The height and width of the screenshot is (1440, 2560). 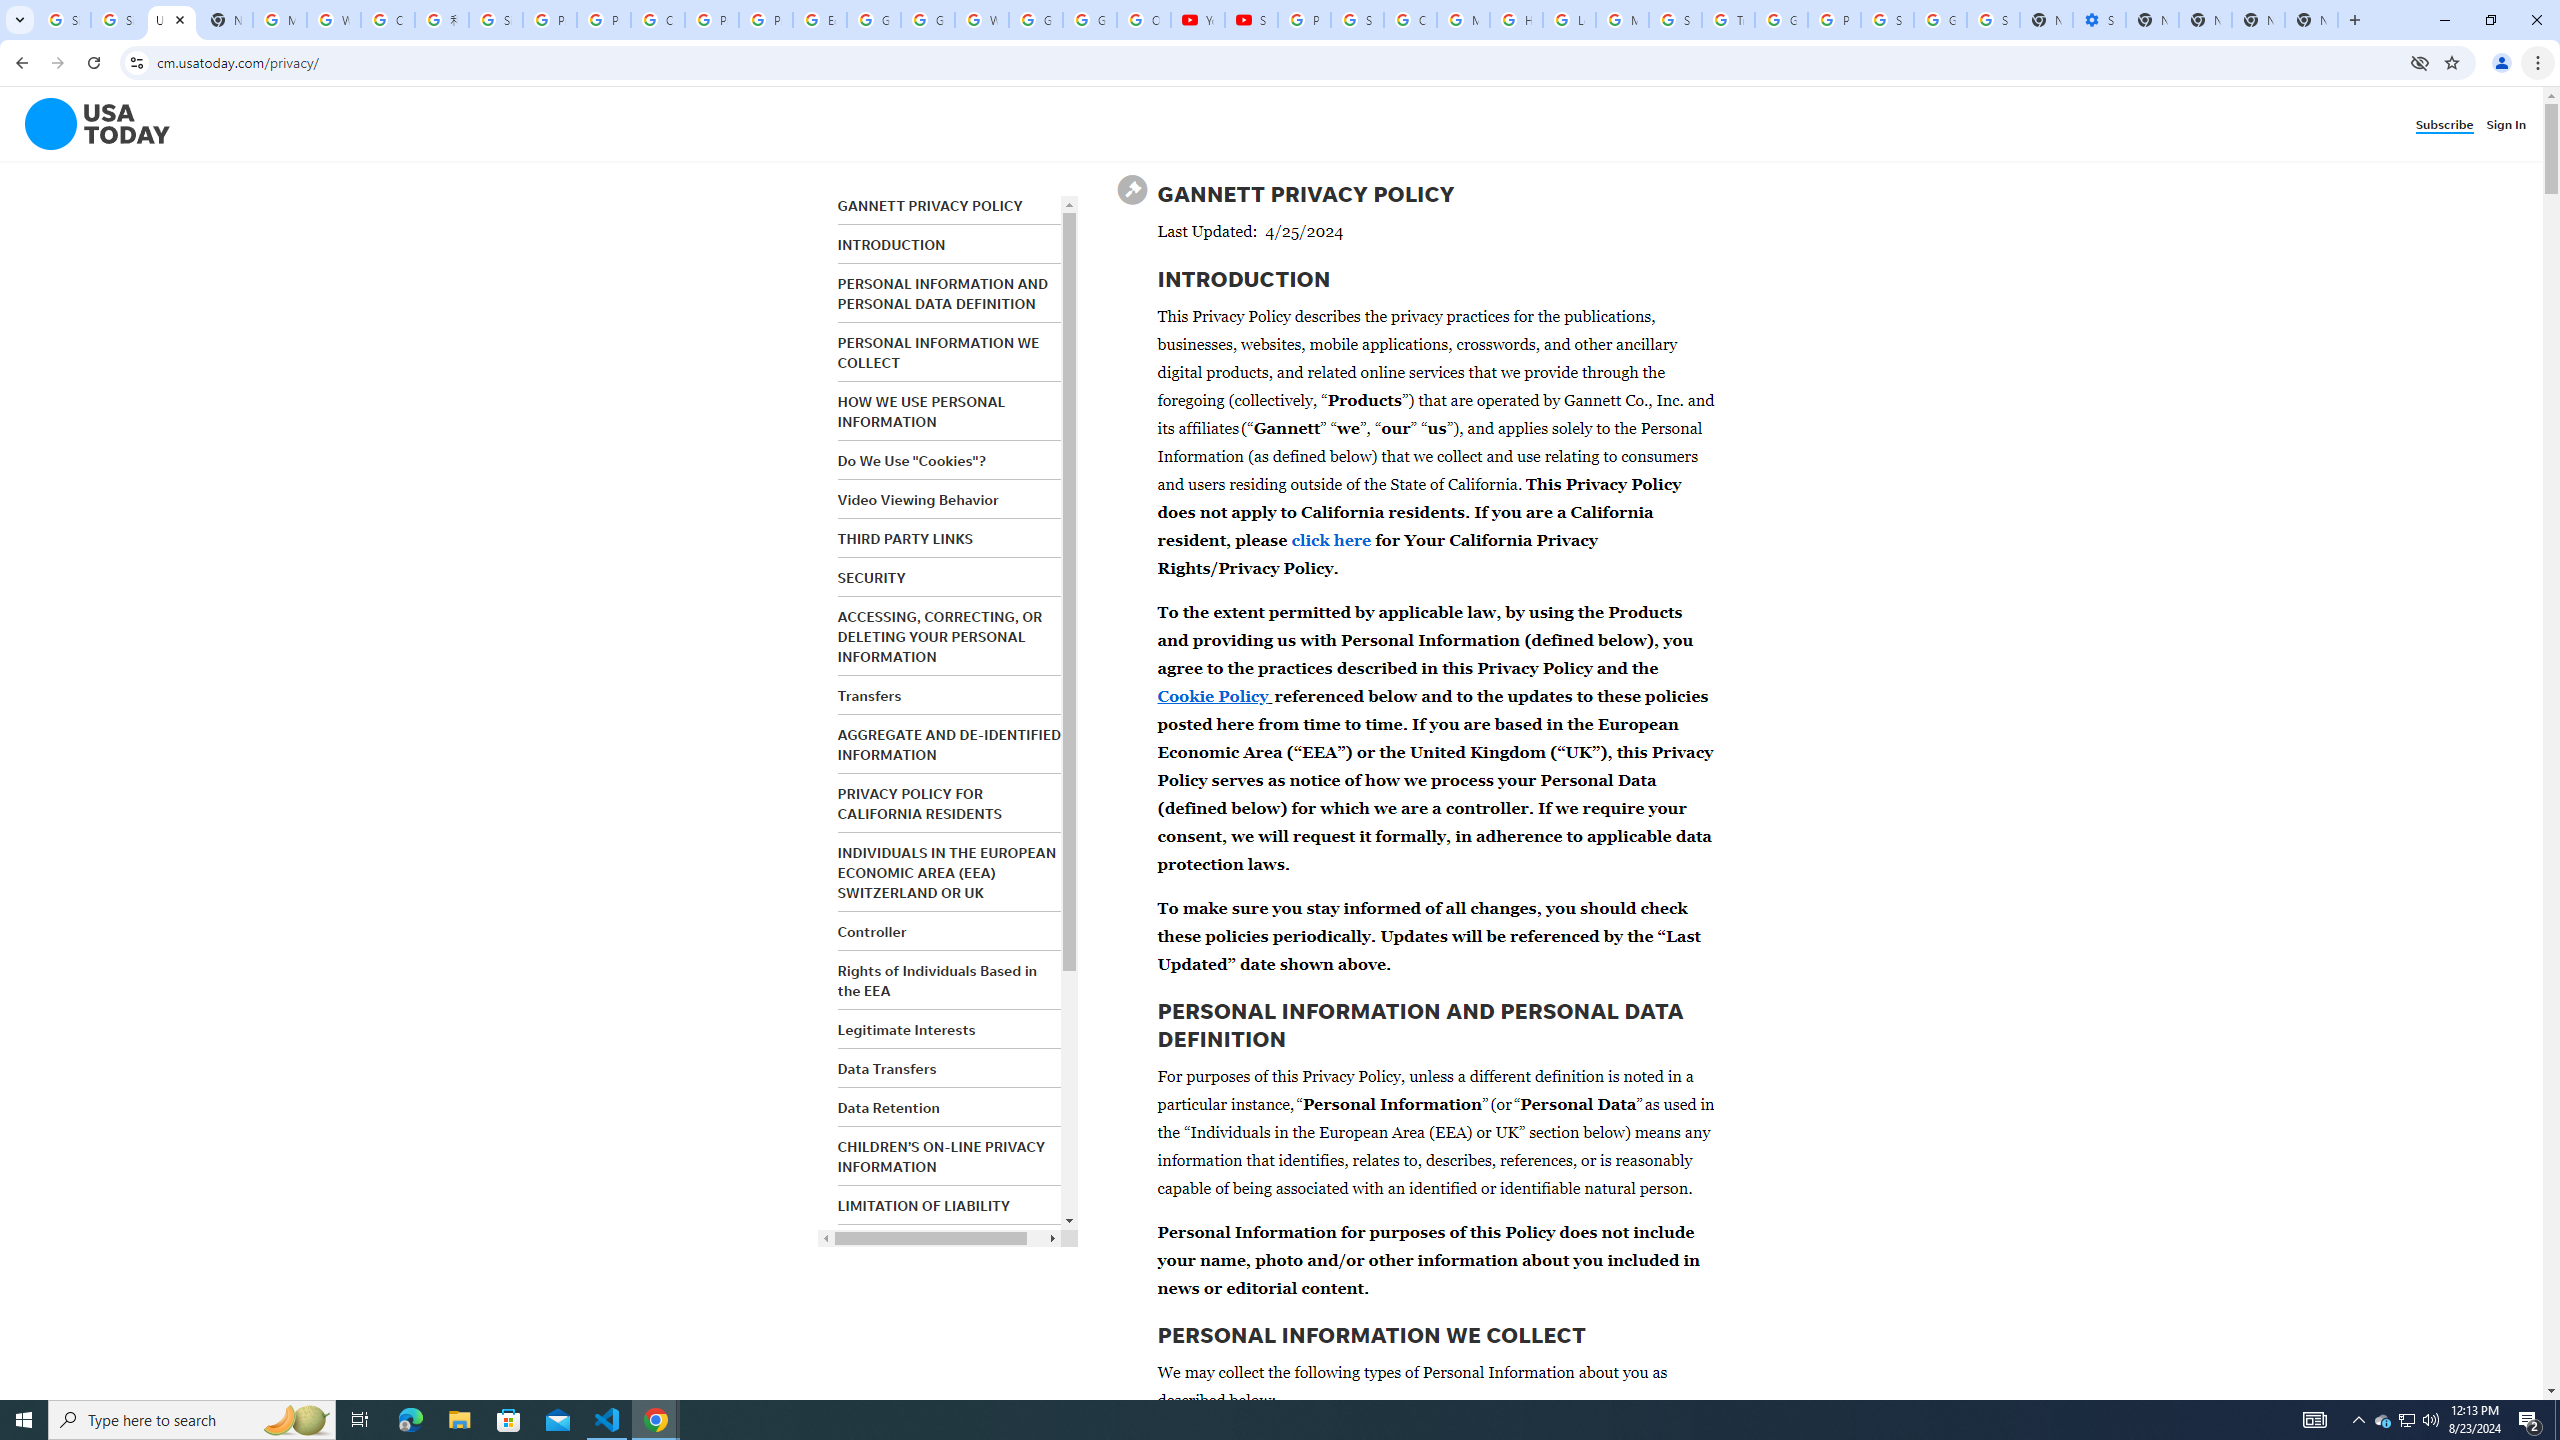 I want to click on 'Google Ads - Sign in', so click(x=1781, y=19).